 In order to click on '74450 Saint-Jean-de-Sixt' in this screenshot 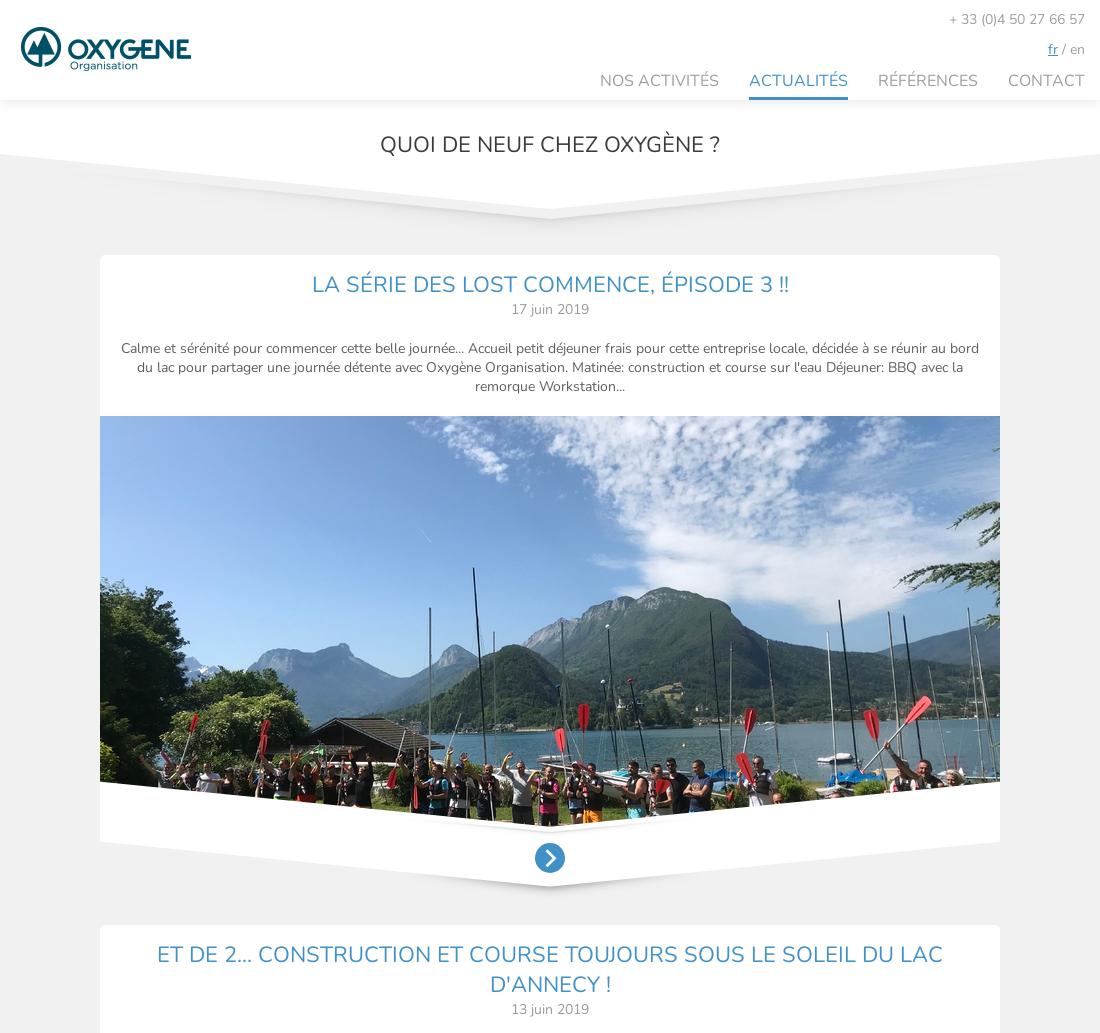, I will do `click(250, 941)`.